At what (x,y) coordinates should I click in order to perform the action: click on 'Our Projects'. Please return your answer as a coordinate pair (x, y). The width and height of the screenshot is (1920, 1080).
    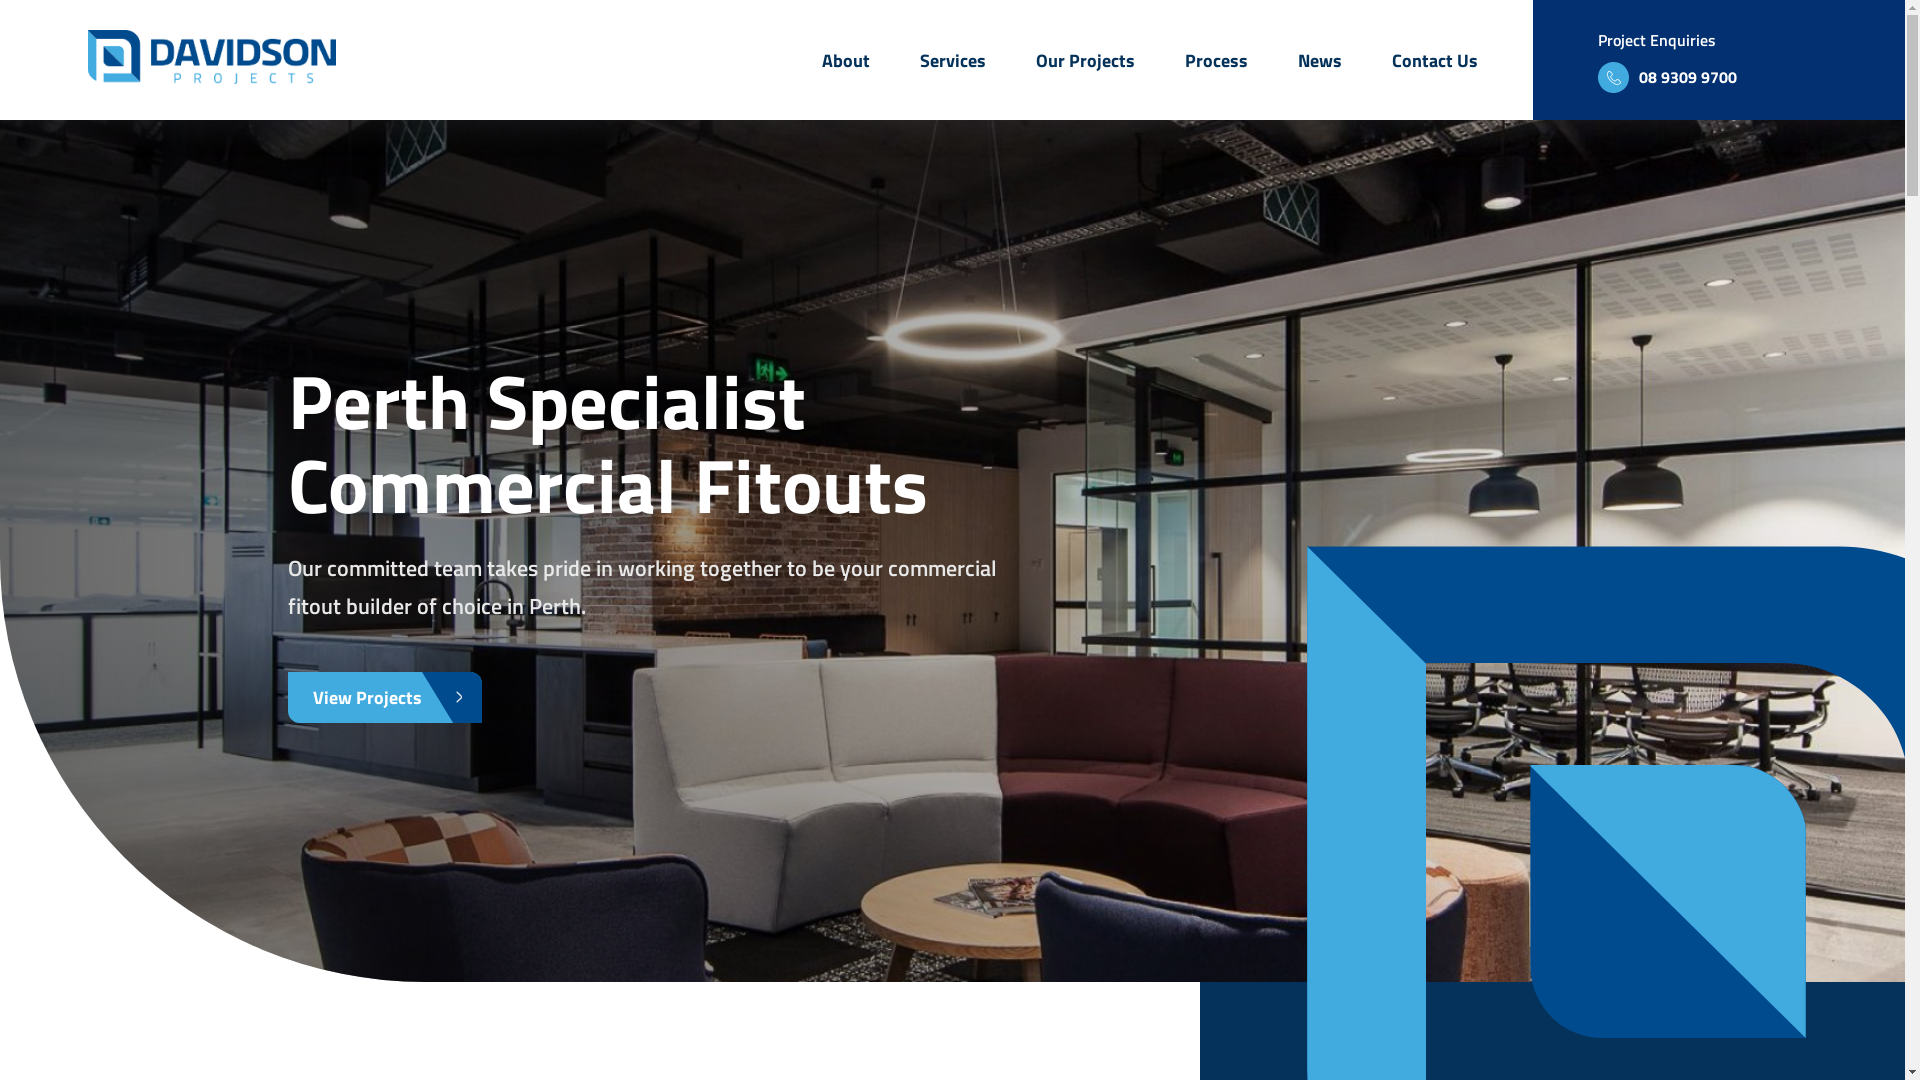
    Looking at the image, I should click on (1084, 59).